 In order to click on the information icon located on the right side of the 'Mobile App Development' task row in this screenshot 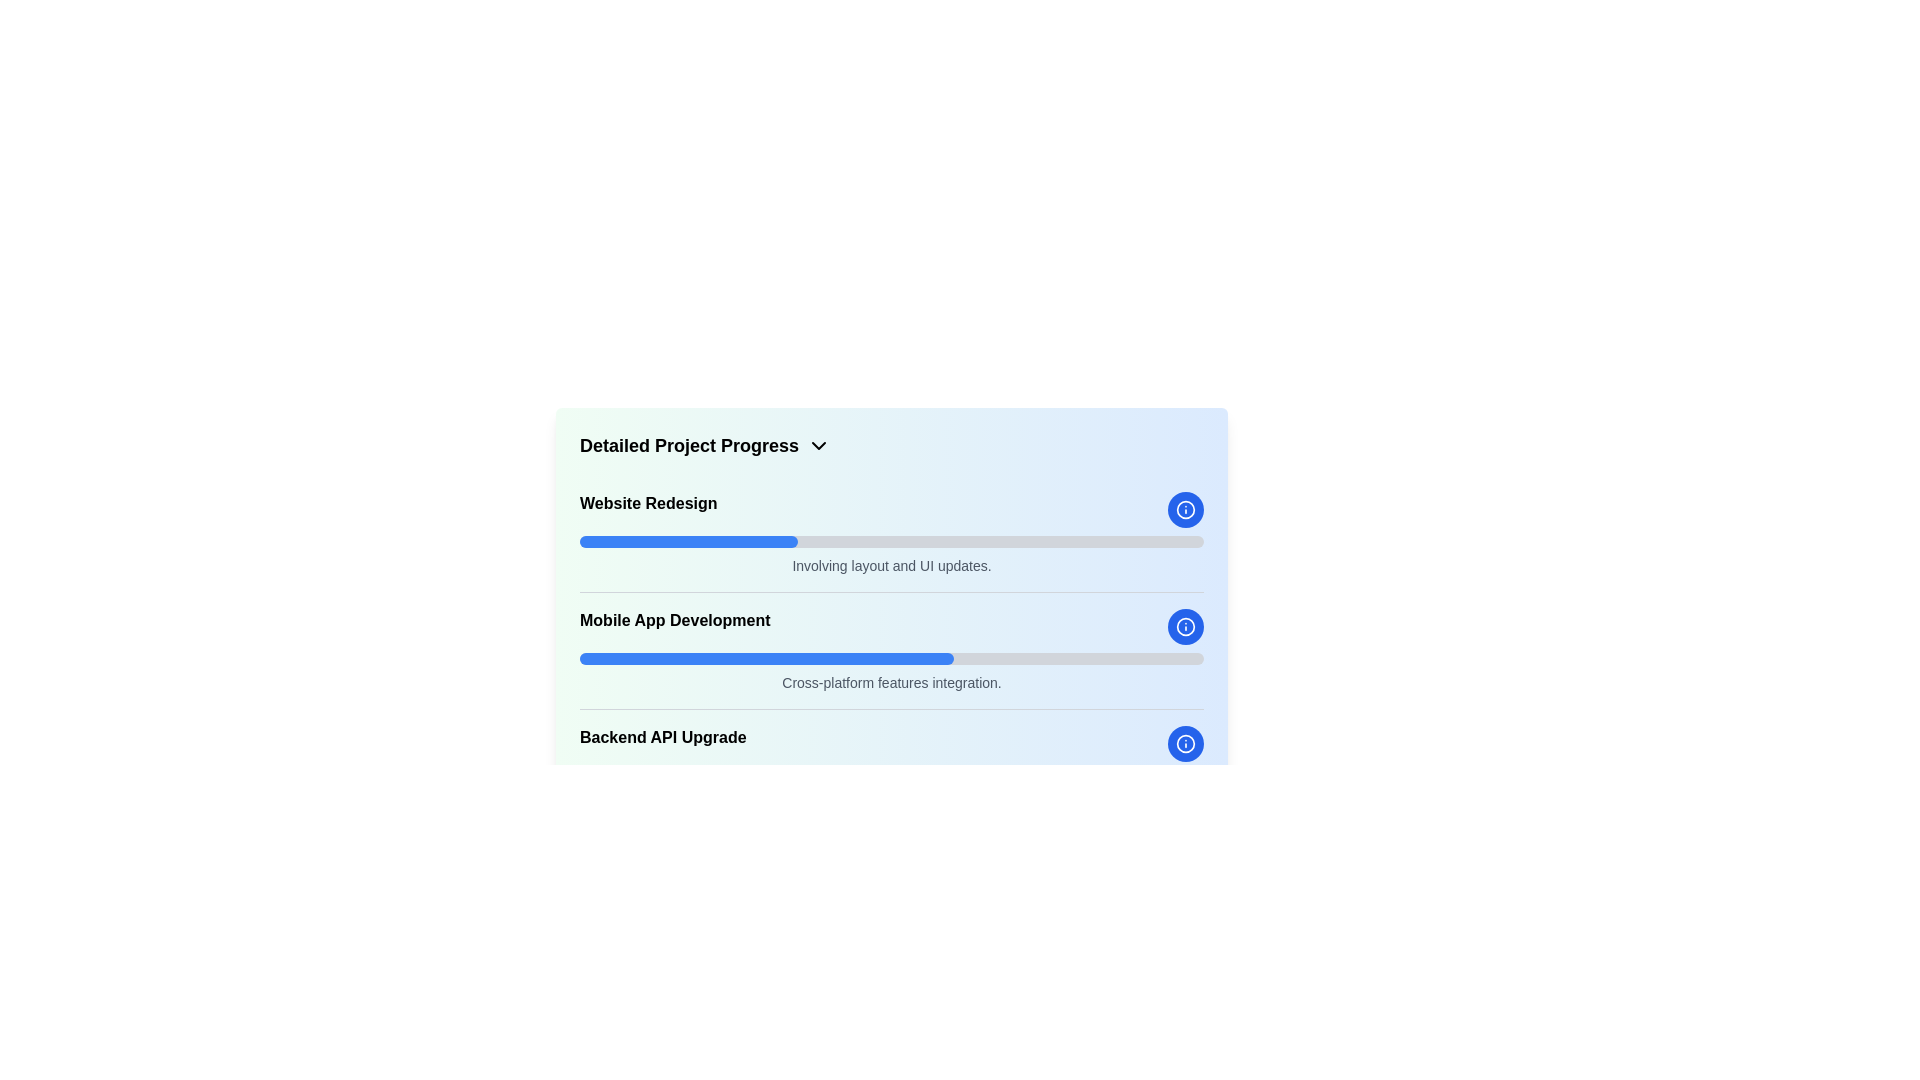, I will do `click(1185, 626)`.